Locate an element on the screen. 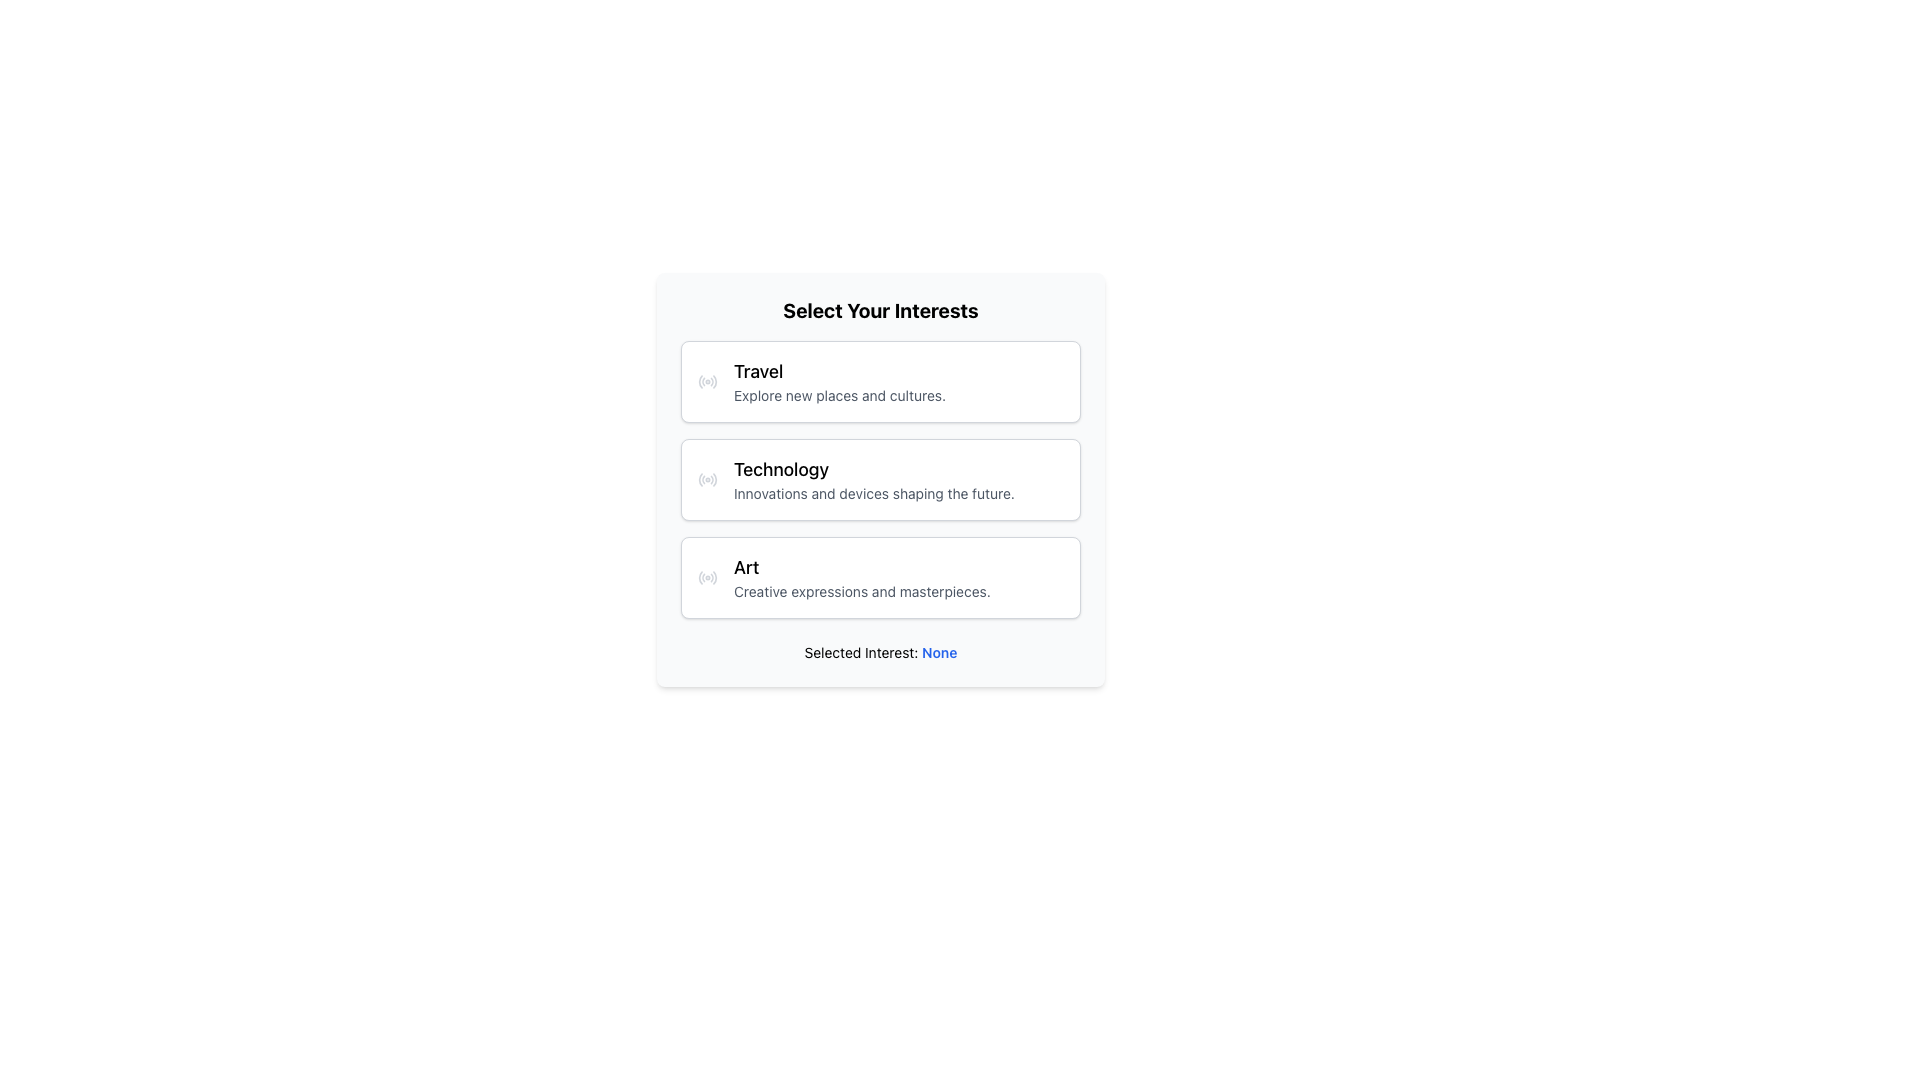 The width and height of the screenshot is (1920, 1080). the rightmost curved line of the radio wave pattern in the SVG graphic icon, which is part of a grouped SVG element located left of the 'Technology' label is located at coordinates (715, 479).